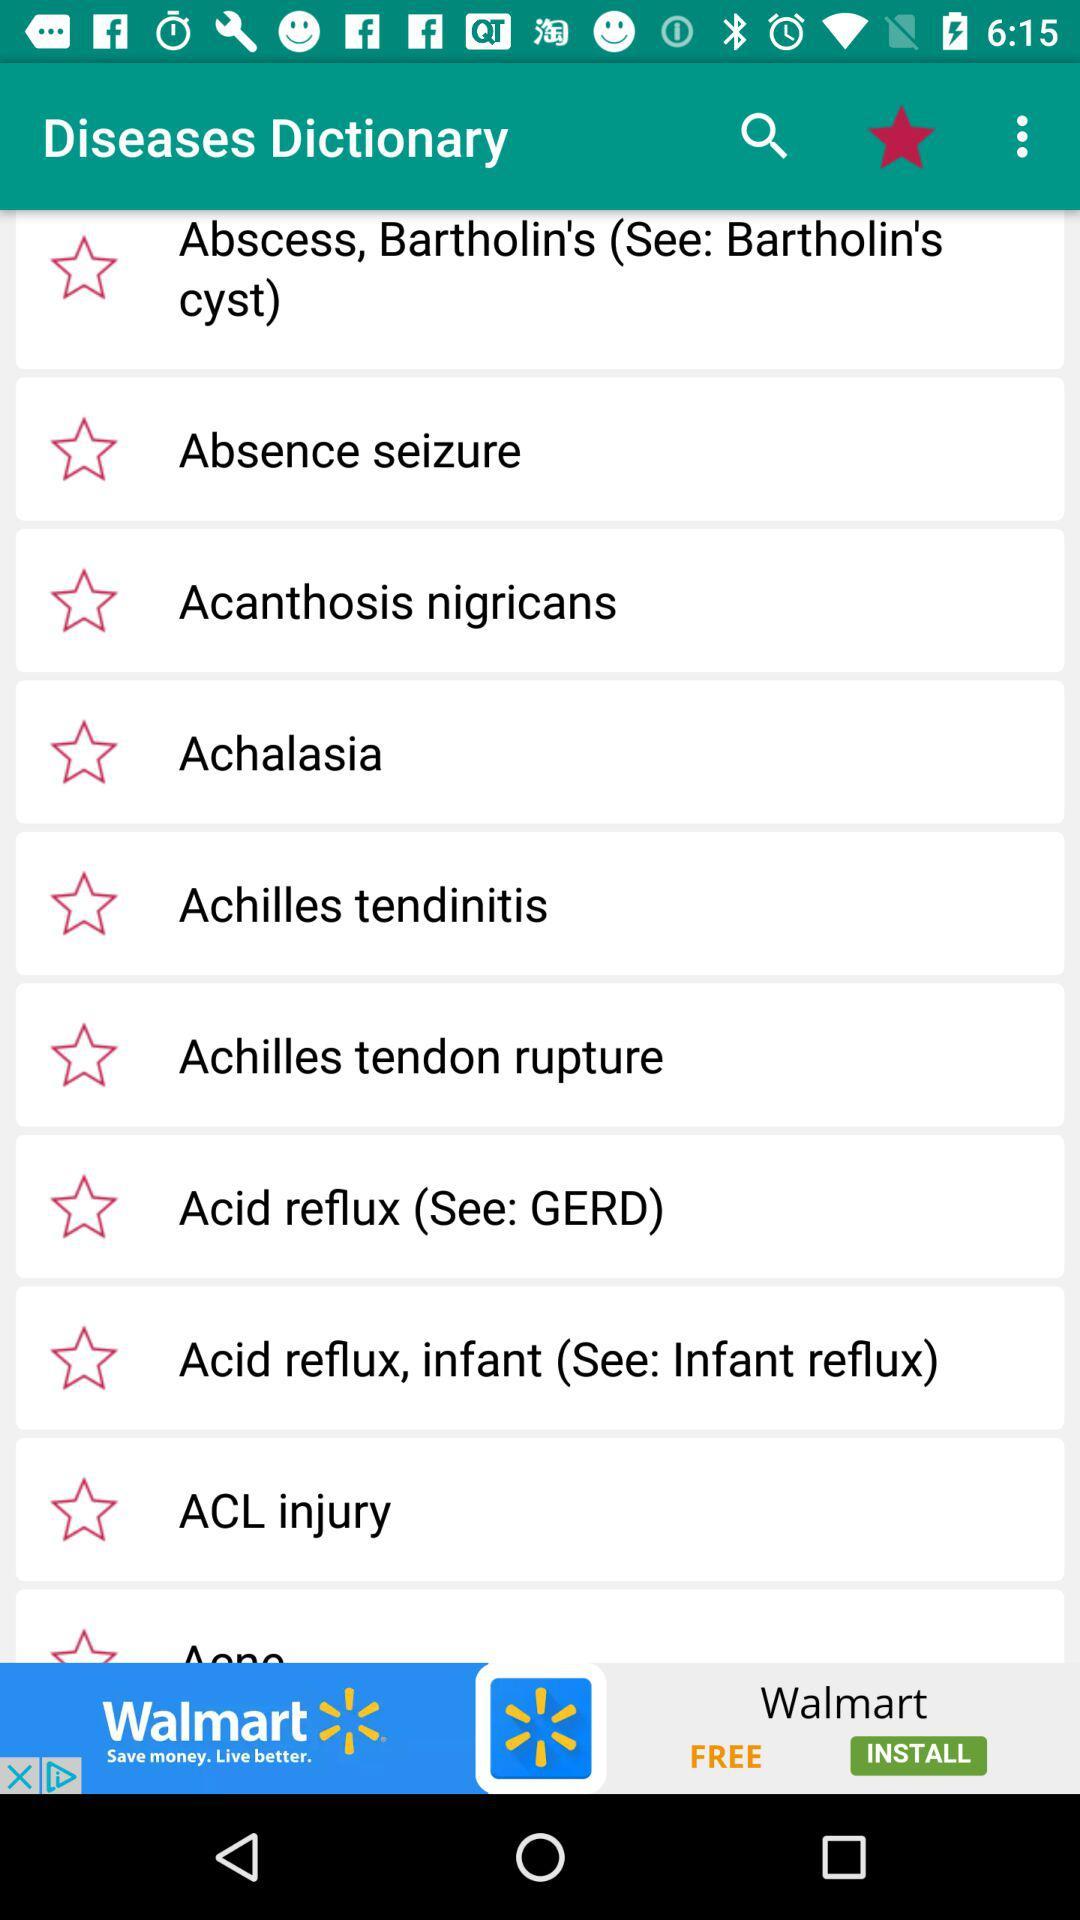  What do you see at coordinates (83, 266) in the screenshot?
I see `click the star option` at bounding box center [83, 266].